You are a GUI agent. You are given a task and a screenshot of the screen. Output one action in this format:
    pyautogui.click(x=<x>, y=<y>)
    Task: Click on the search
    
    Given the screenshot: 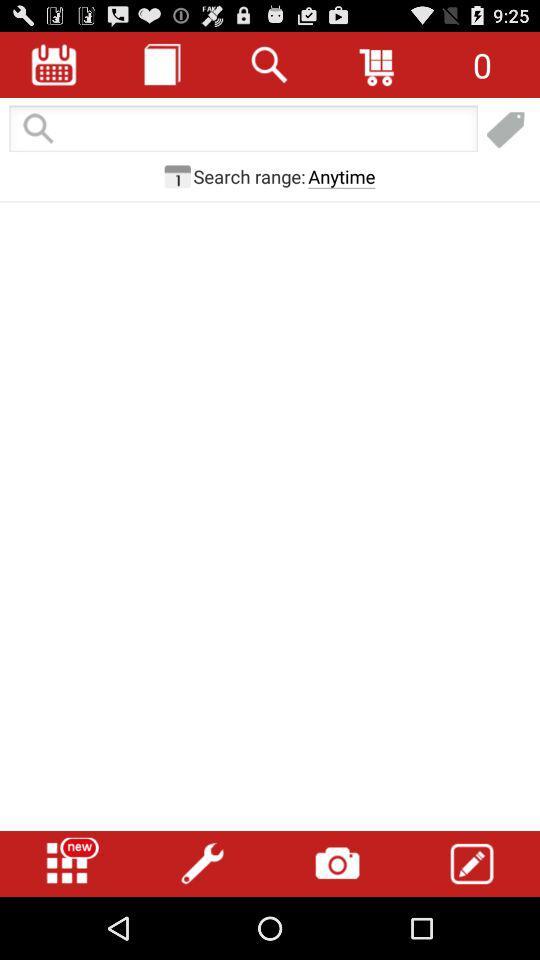 What is the action you would take?
    pyautogui.click(x=270, y=64)
    